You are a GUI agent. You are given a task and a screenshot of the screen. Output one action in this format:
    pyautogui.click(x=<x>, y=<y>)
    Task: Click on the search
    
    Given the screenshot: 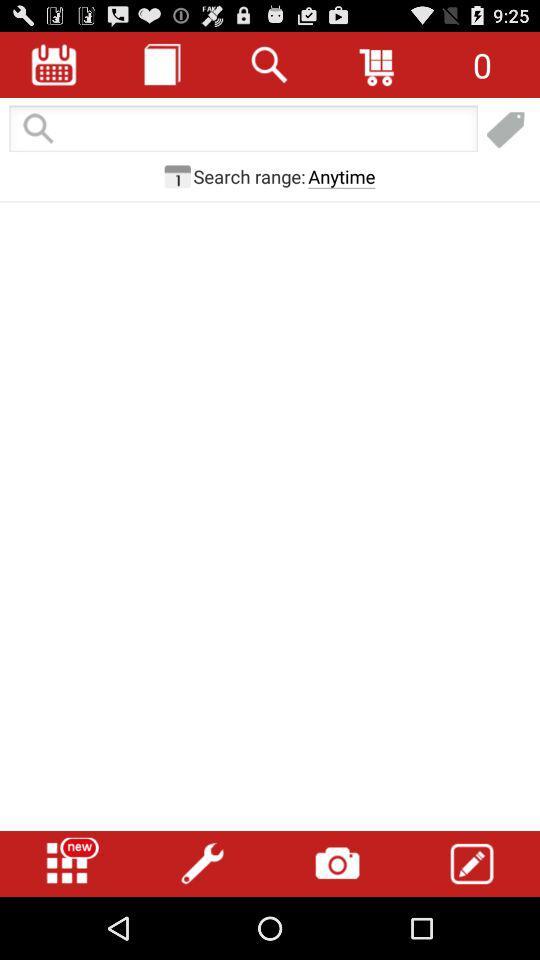 What is the action you would take?
    pyautogui.click(x=270, y=64)
    